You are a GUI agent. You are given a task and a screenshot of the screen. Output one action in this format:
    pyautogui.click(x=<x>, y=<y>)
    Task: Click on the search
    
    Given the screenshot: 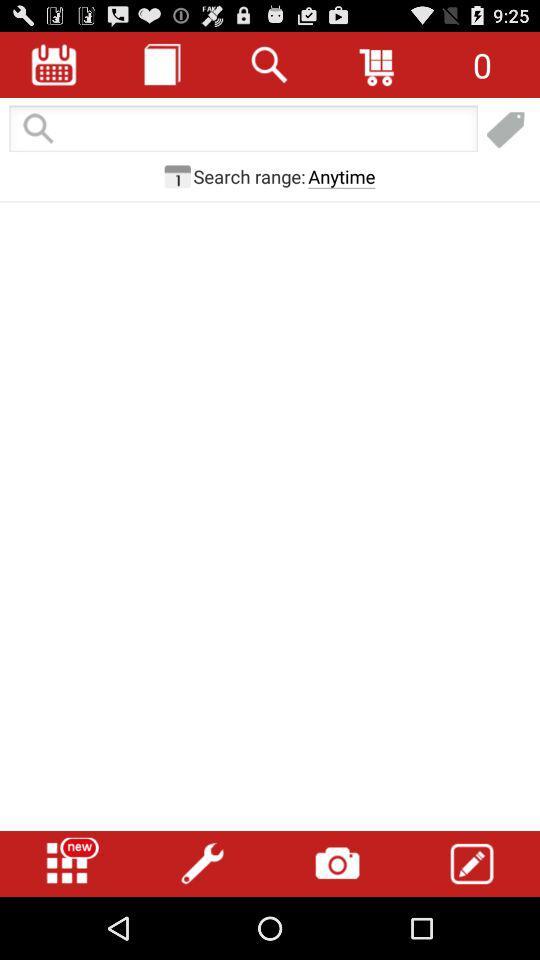 What is the action you would take?
    pyautogui.click(x=270, y=64)
    